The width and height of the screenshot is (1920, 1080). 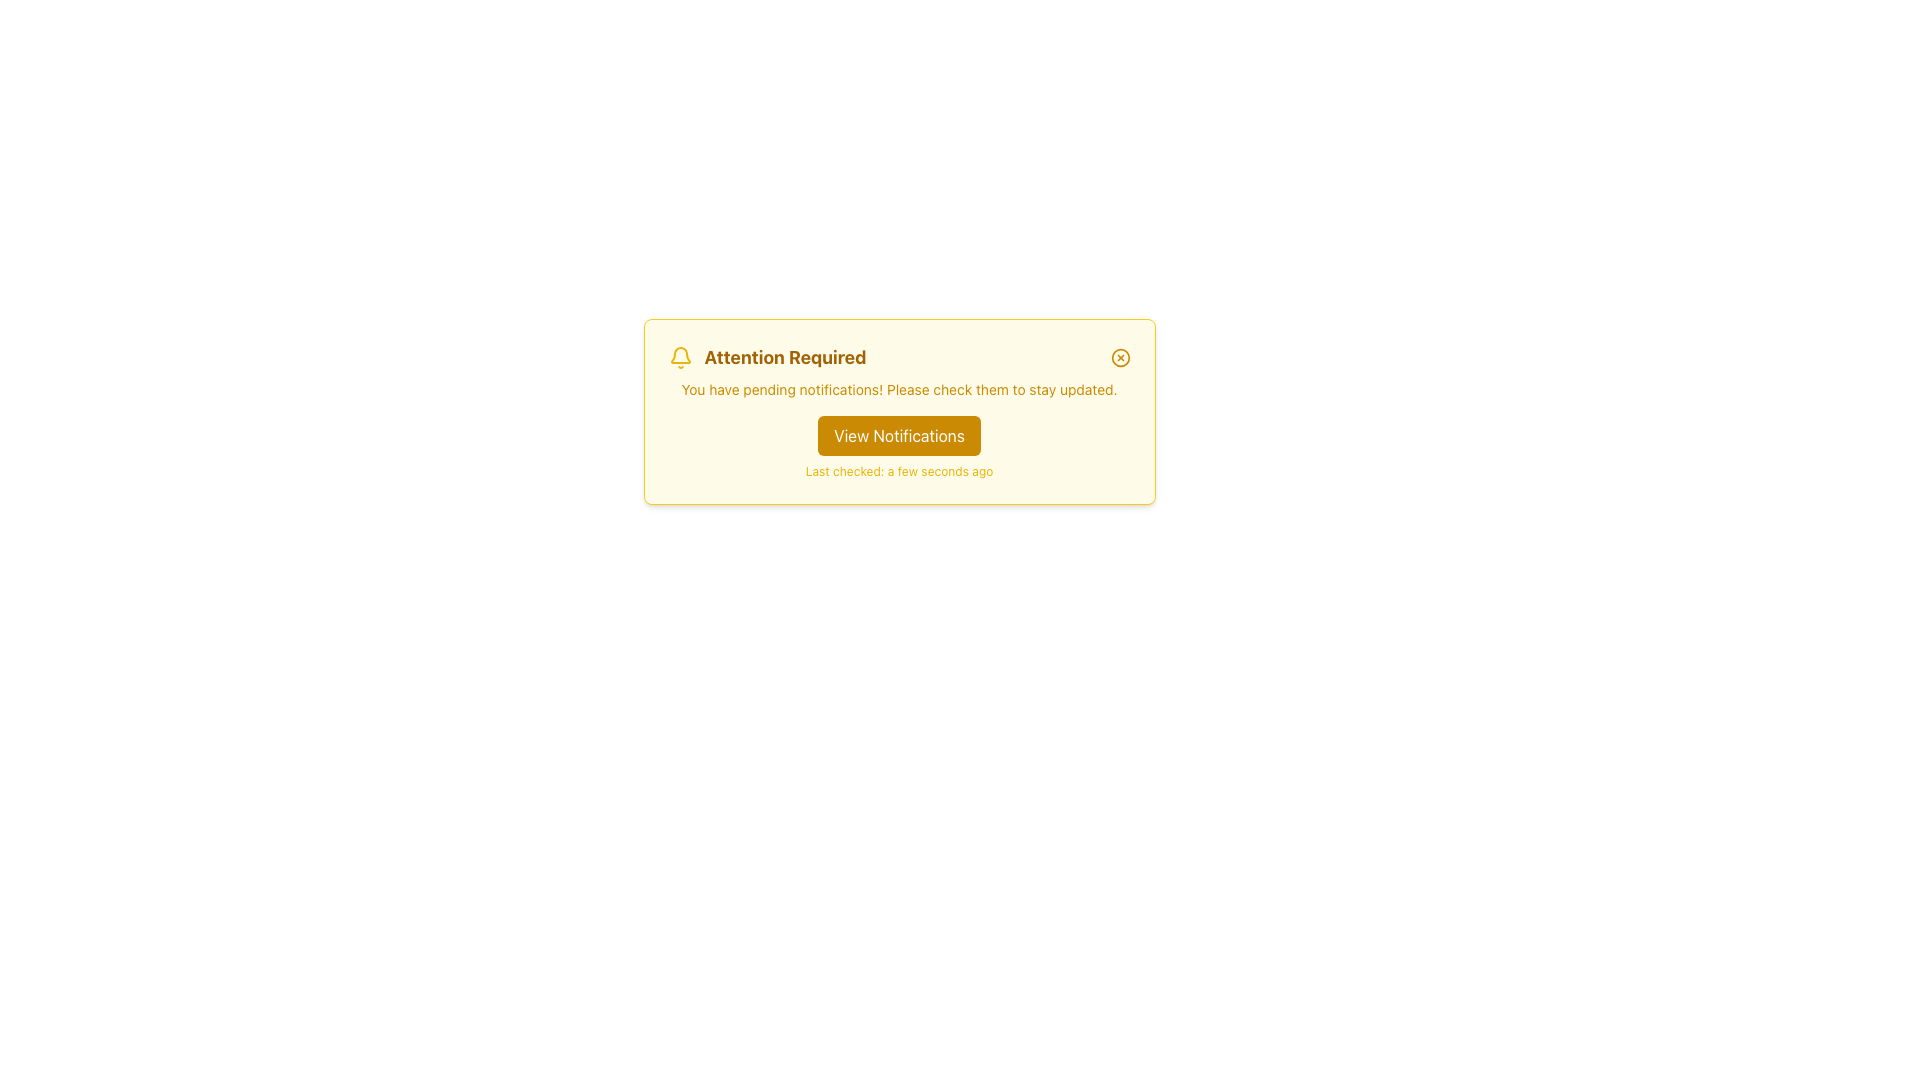 What do you see at coordinates (1120, 357) in the screenshot?
I see `circular SVG component that serves as a close button for the notification card, located at the top-right corner of the interface` at bounding box center [1120, 357].